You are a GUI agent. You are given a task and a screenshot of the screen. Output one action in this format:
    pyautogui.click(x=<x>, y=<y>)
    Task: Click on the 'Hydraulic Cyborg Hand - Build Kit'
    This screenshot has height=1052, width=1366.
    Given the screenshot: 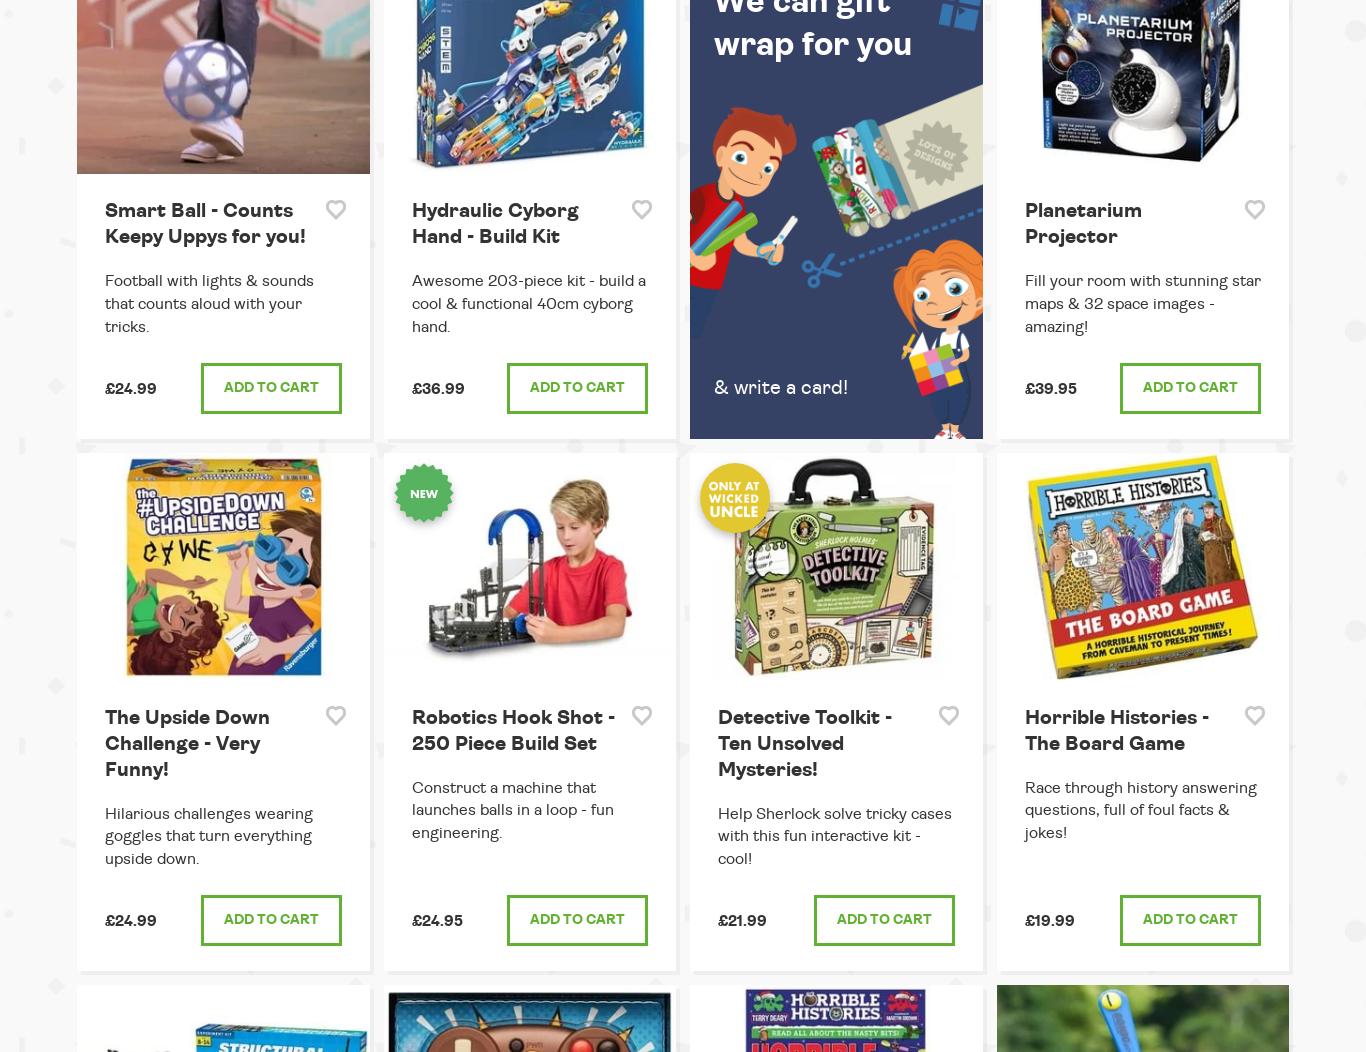 What is the action you would take?
    pyautogui.click(x=494, y=222)
    